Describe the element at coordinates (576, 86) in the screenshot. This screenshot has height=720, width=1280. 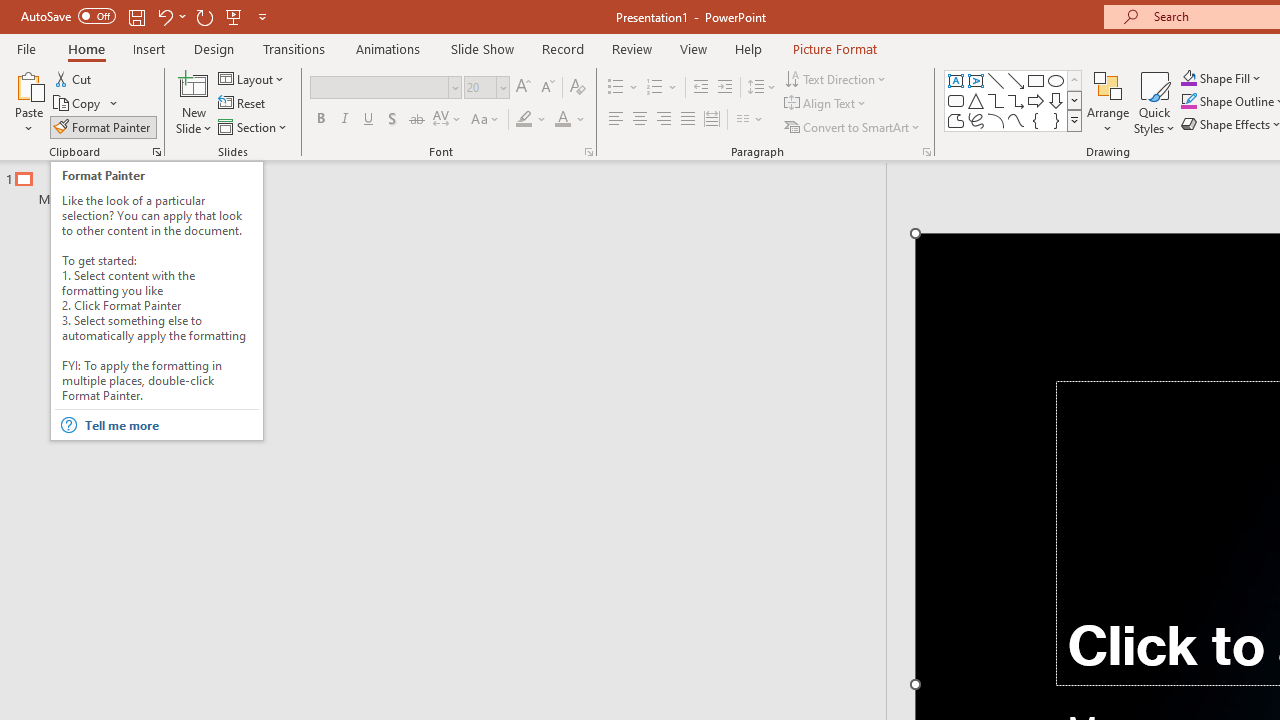
I see `'Clear Formatting'` at that location.